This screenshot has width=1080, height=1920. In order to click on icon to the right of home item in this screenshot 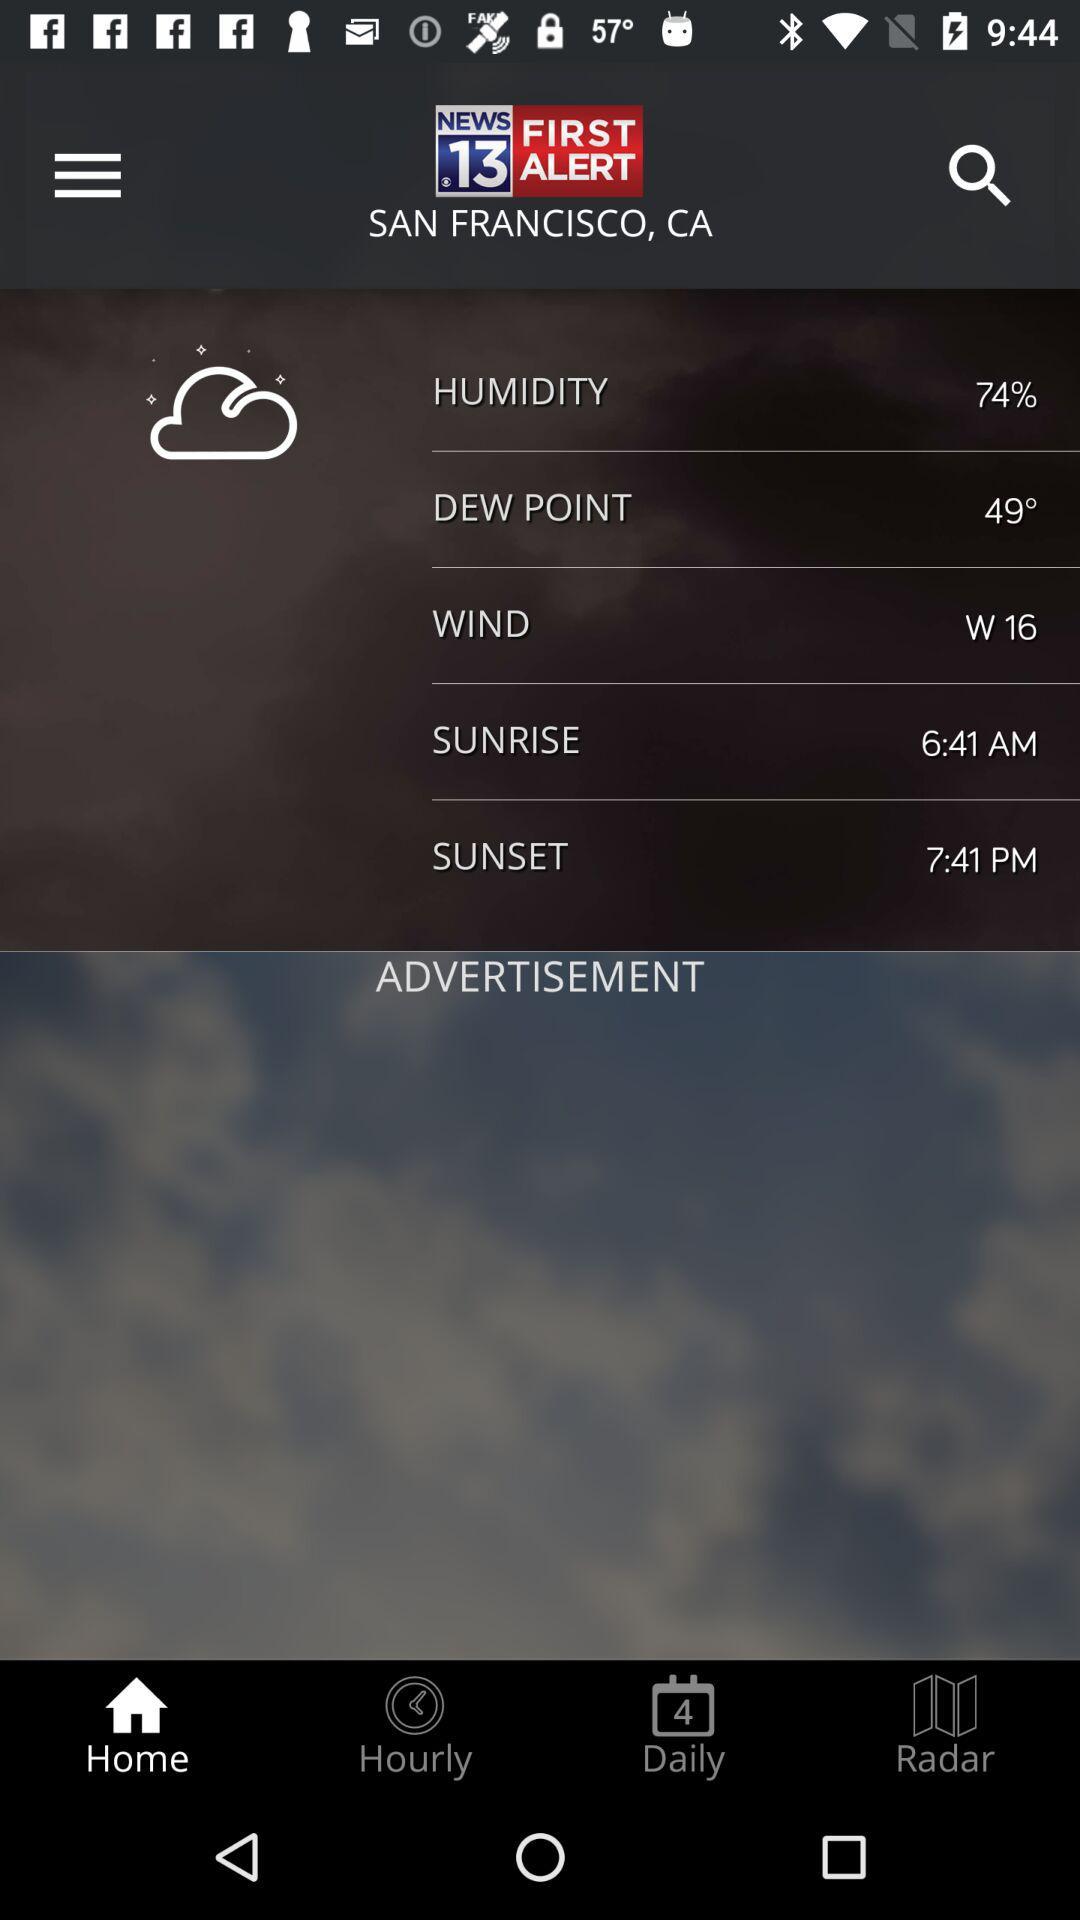, I will do `click(413, 1726)`.